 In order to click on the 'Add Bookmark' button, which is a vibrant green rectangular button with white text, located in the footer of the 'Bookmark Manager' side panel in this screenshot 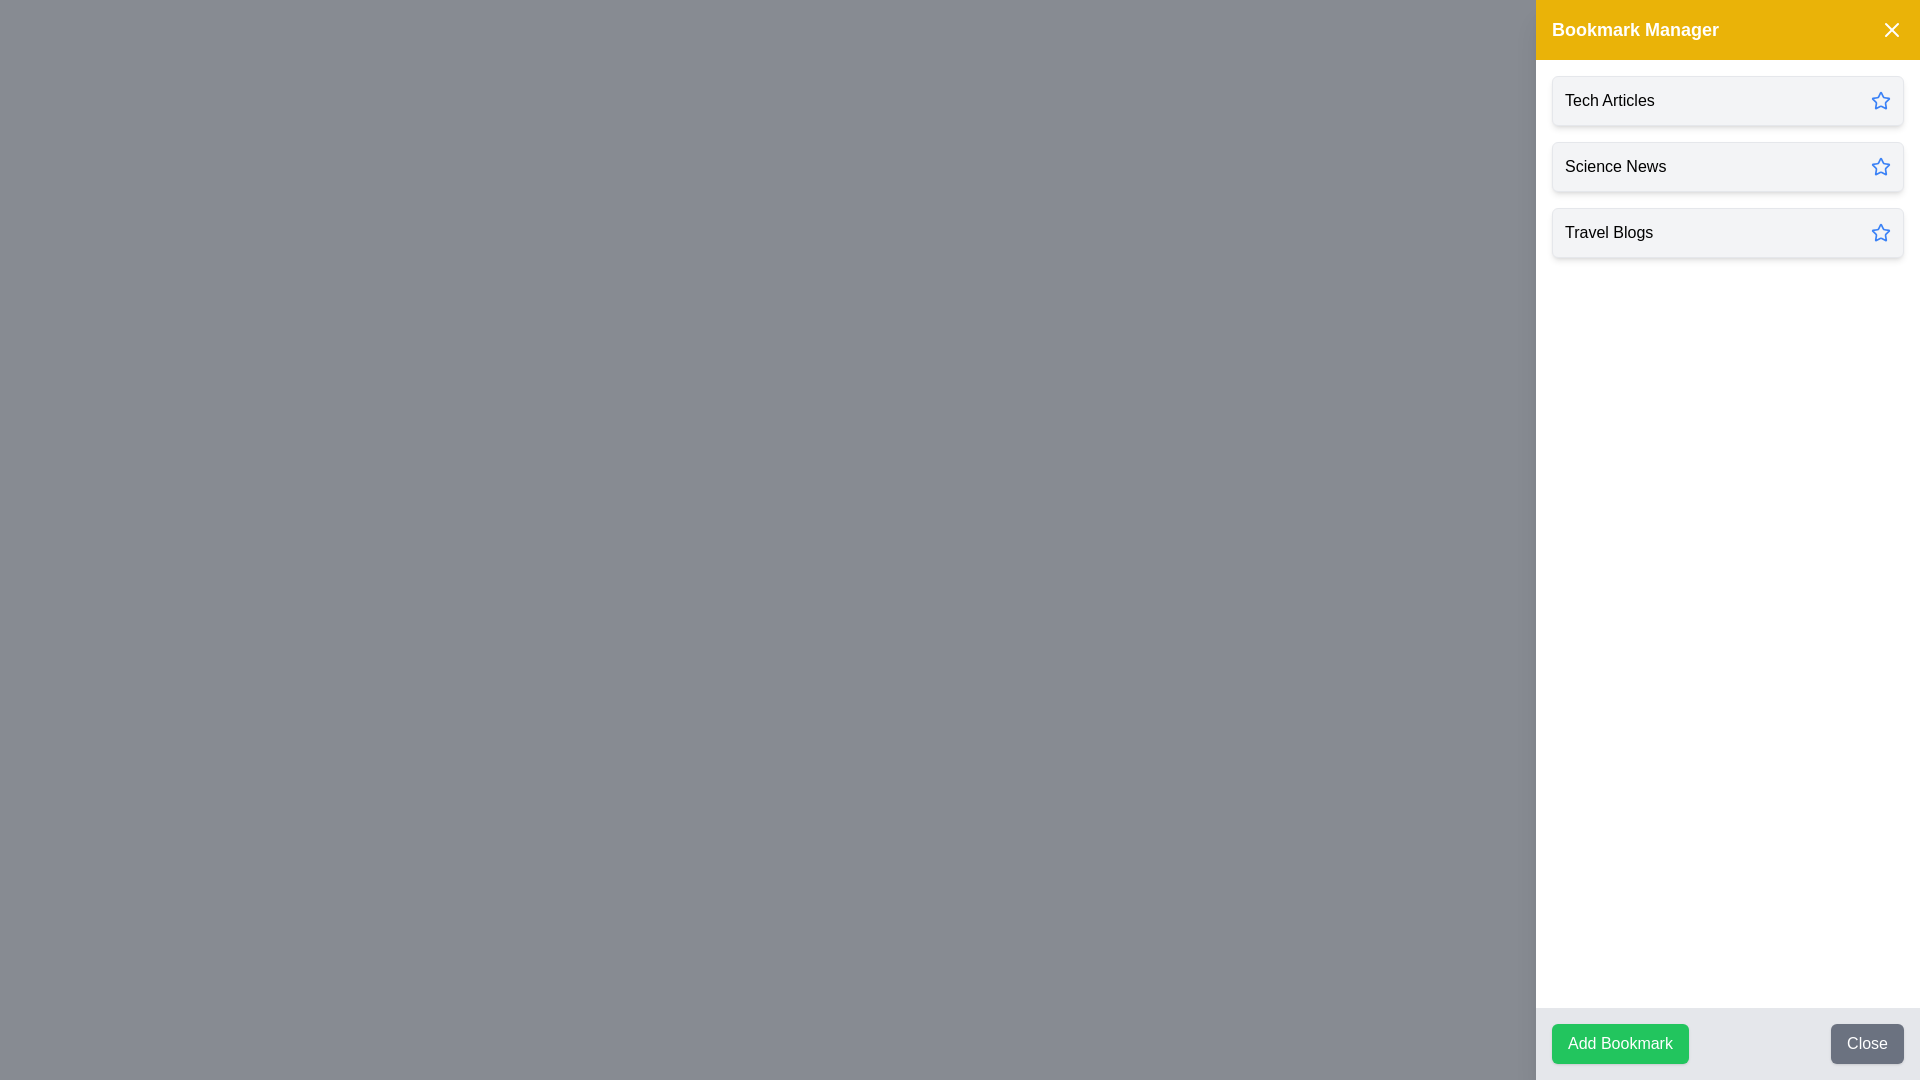, I will do `click(1620, 1043)`.